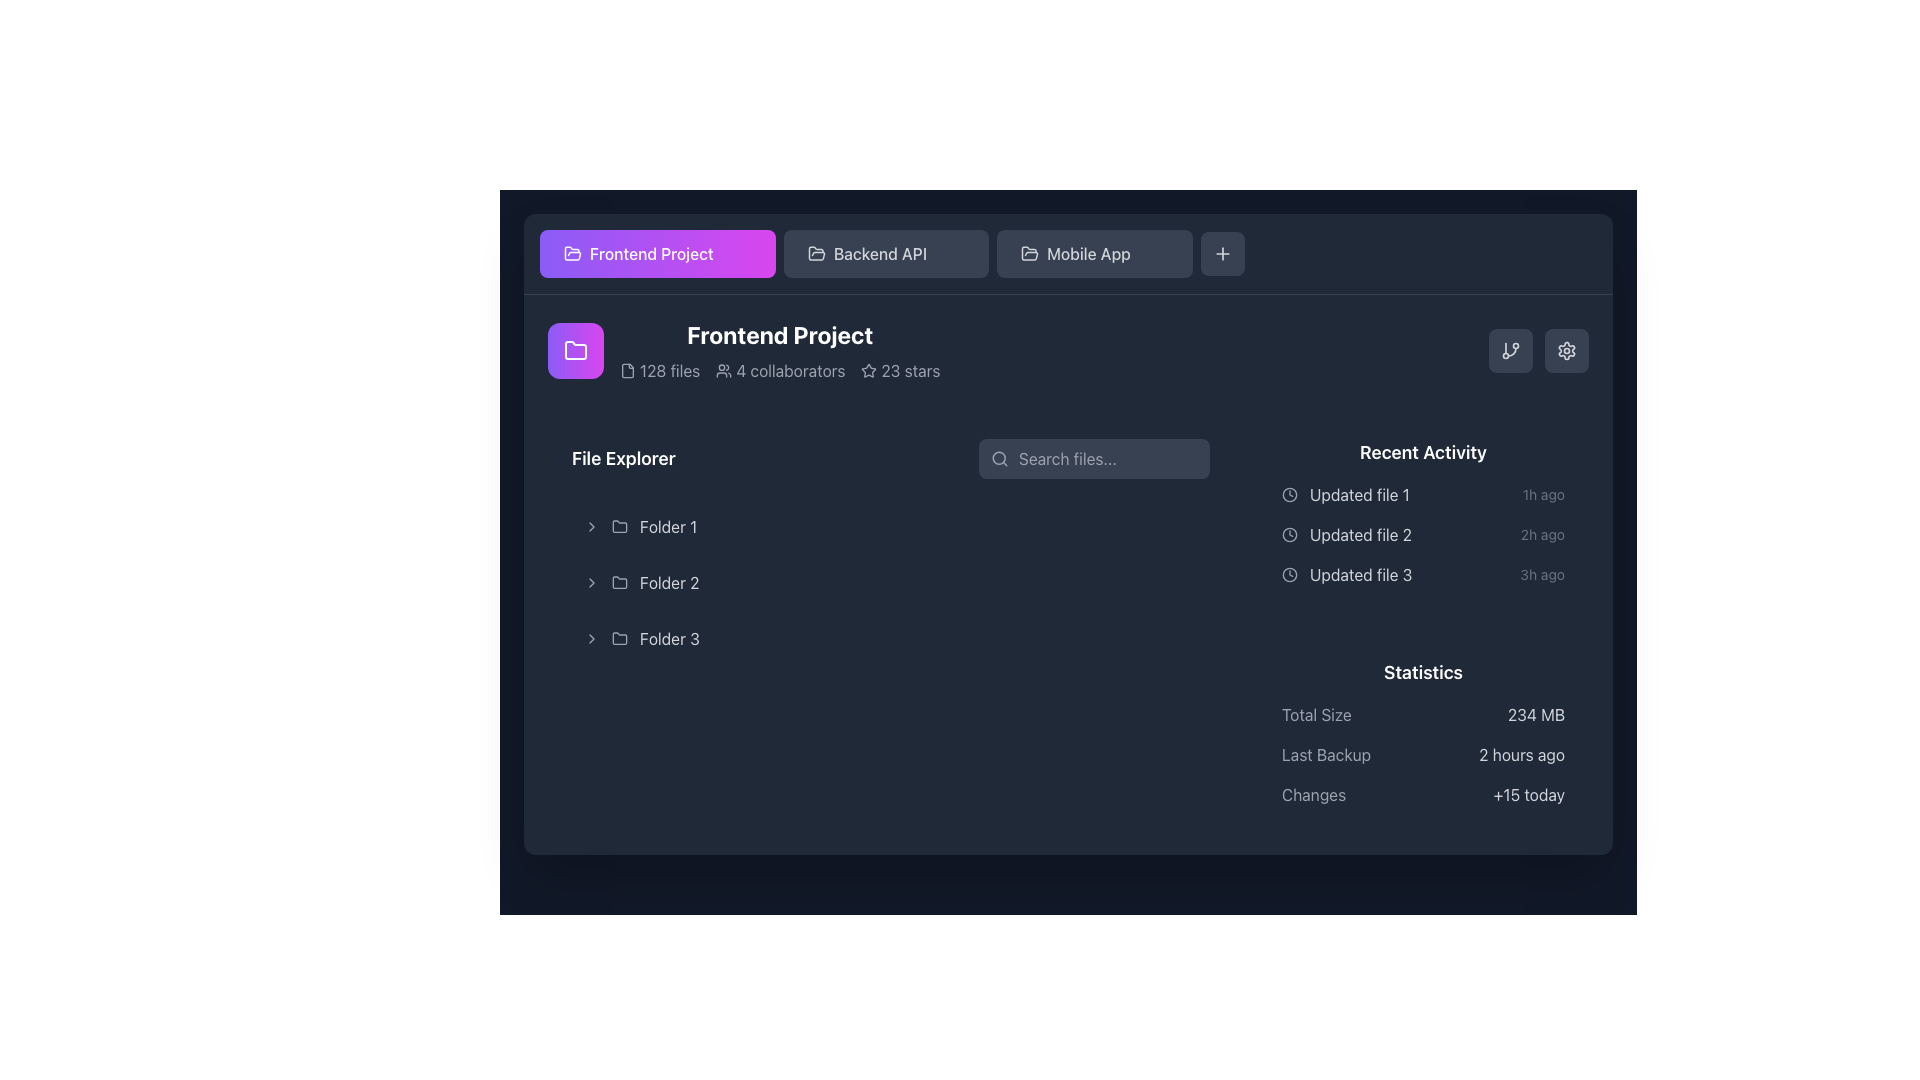  What do you see at coordinates (890, 582) in the screenshot?
I see `the 'Folder 2' expandable list item` at bounding box center [890, 582].